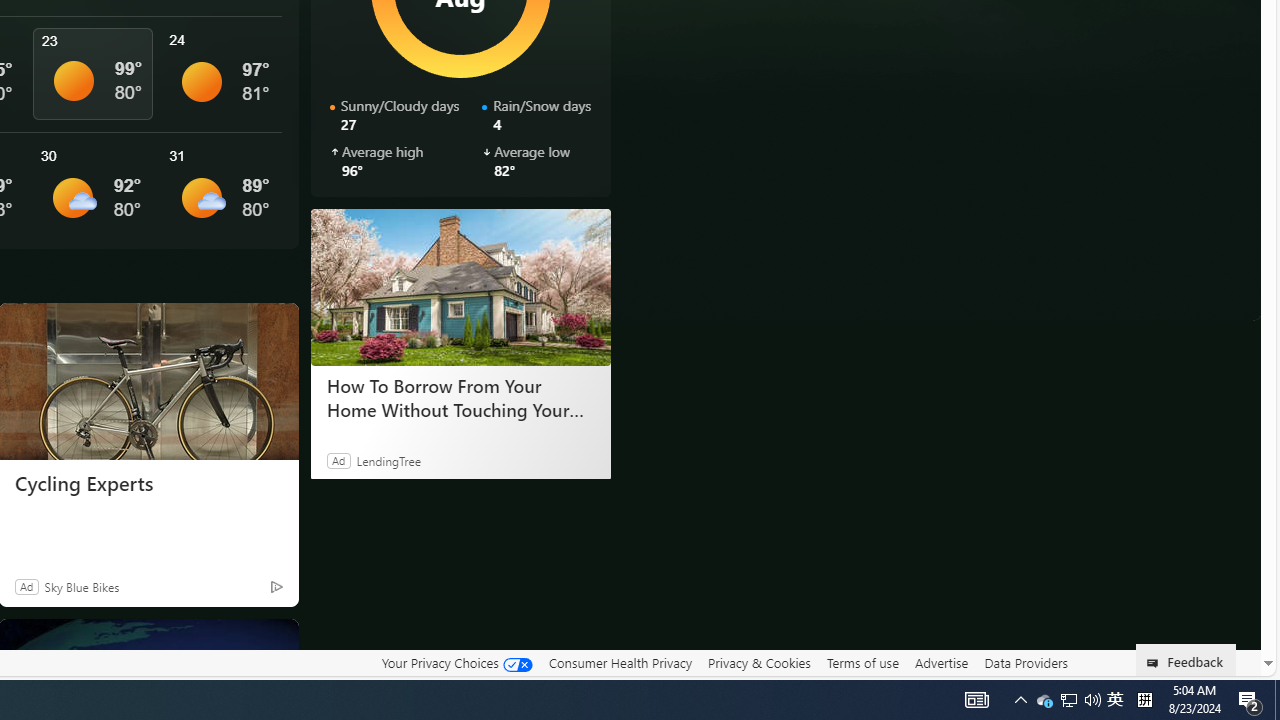 Image resolution: width=1280 pixels, height=720 pixels. I want to click on 'Terms of use', so click(862, 663).